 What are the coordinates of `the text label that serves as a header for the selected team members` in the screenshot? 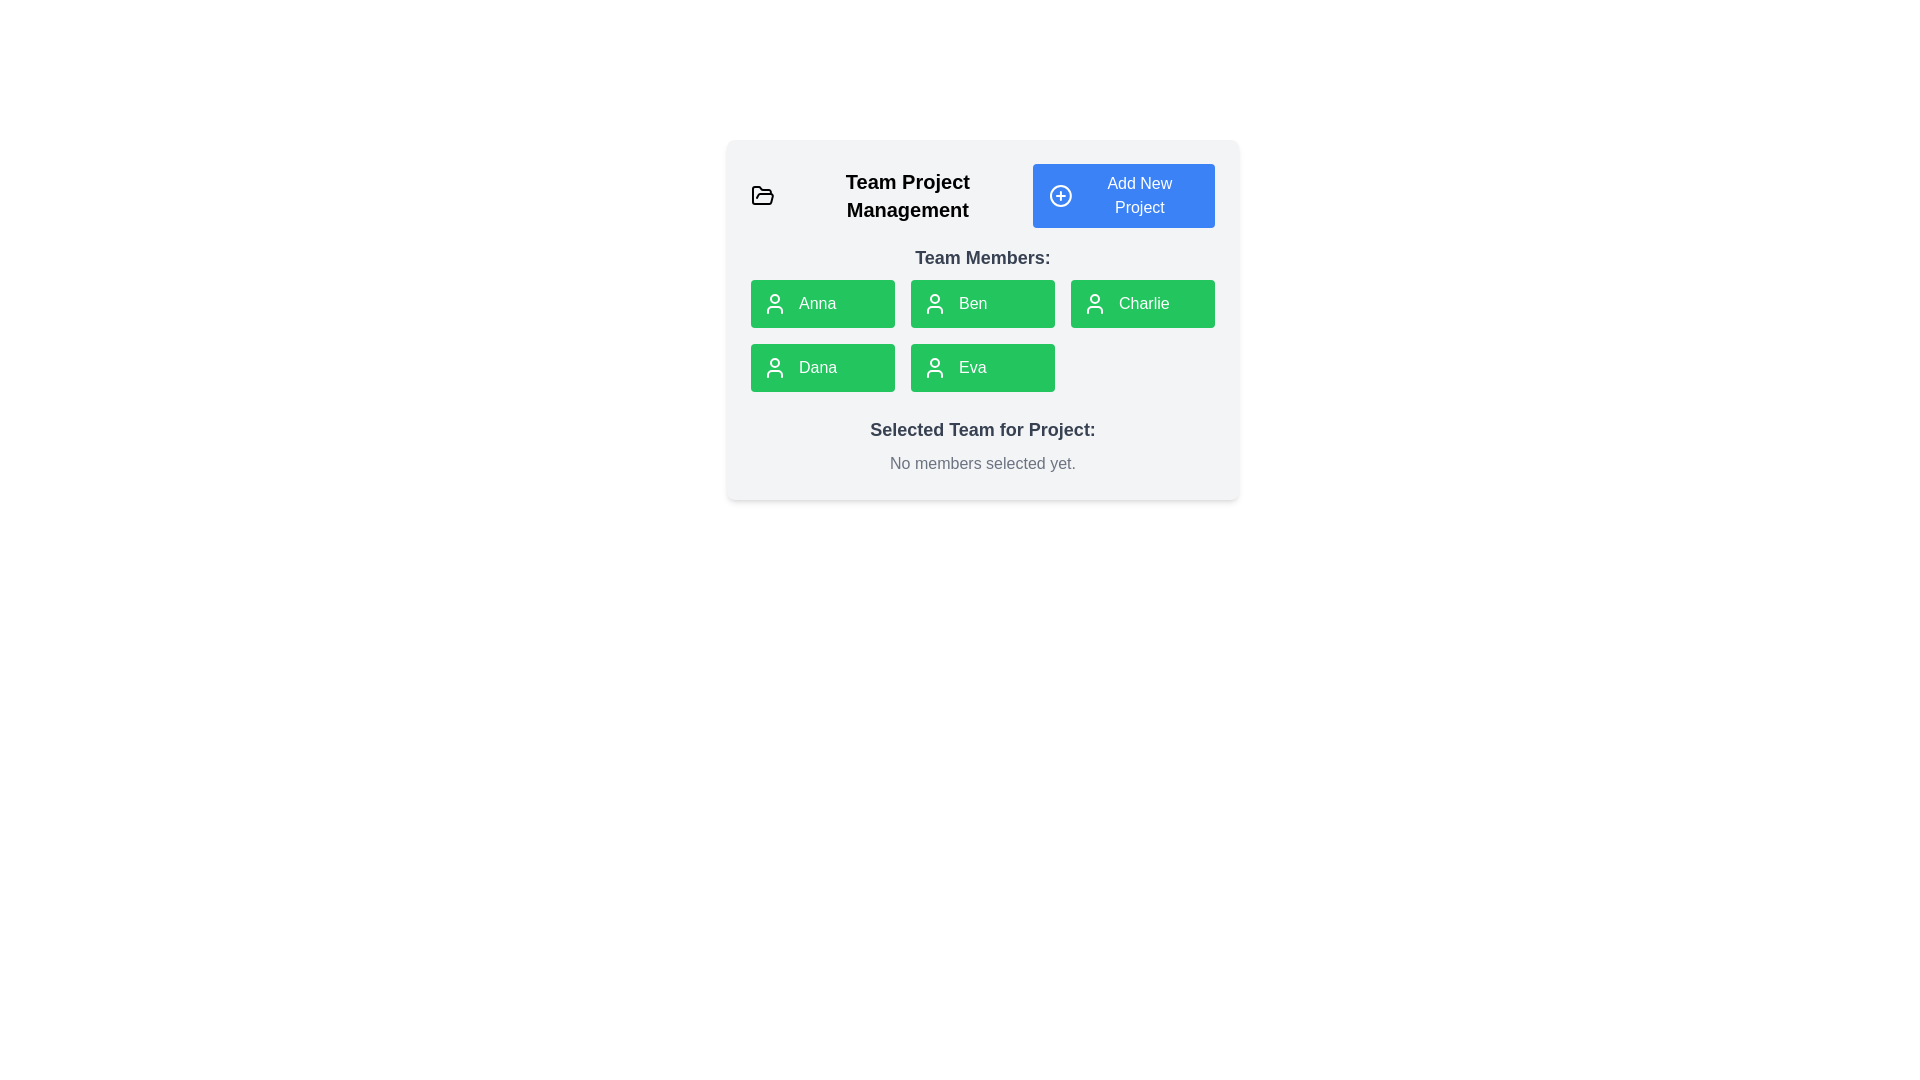 It's located at (983, 428).